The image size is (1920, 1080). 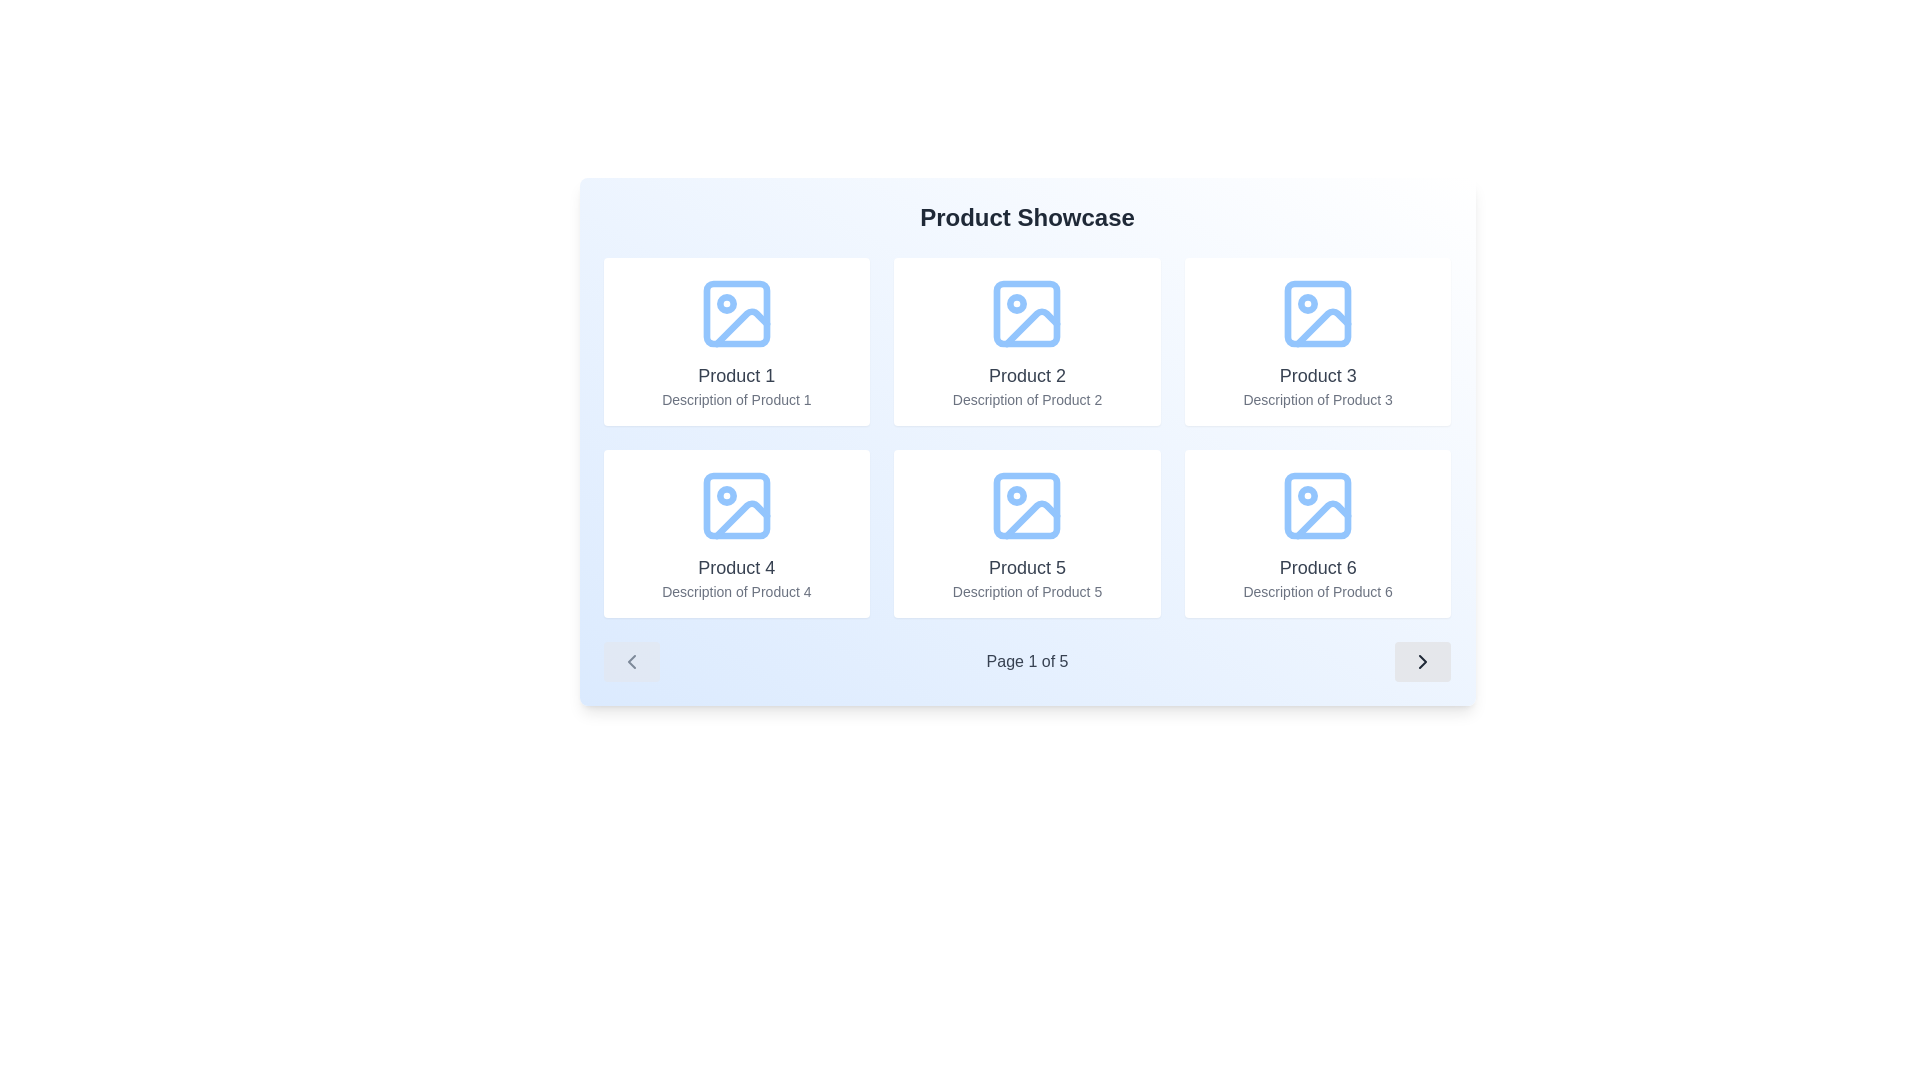 I want to click on the navigation icon located at the bottom-right corner of the main display area, so click(x=1422, y=662).